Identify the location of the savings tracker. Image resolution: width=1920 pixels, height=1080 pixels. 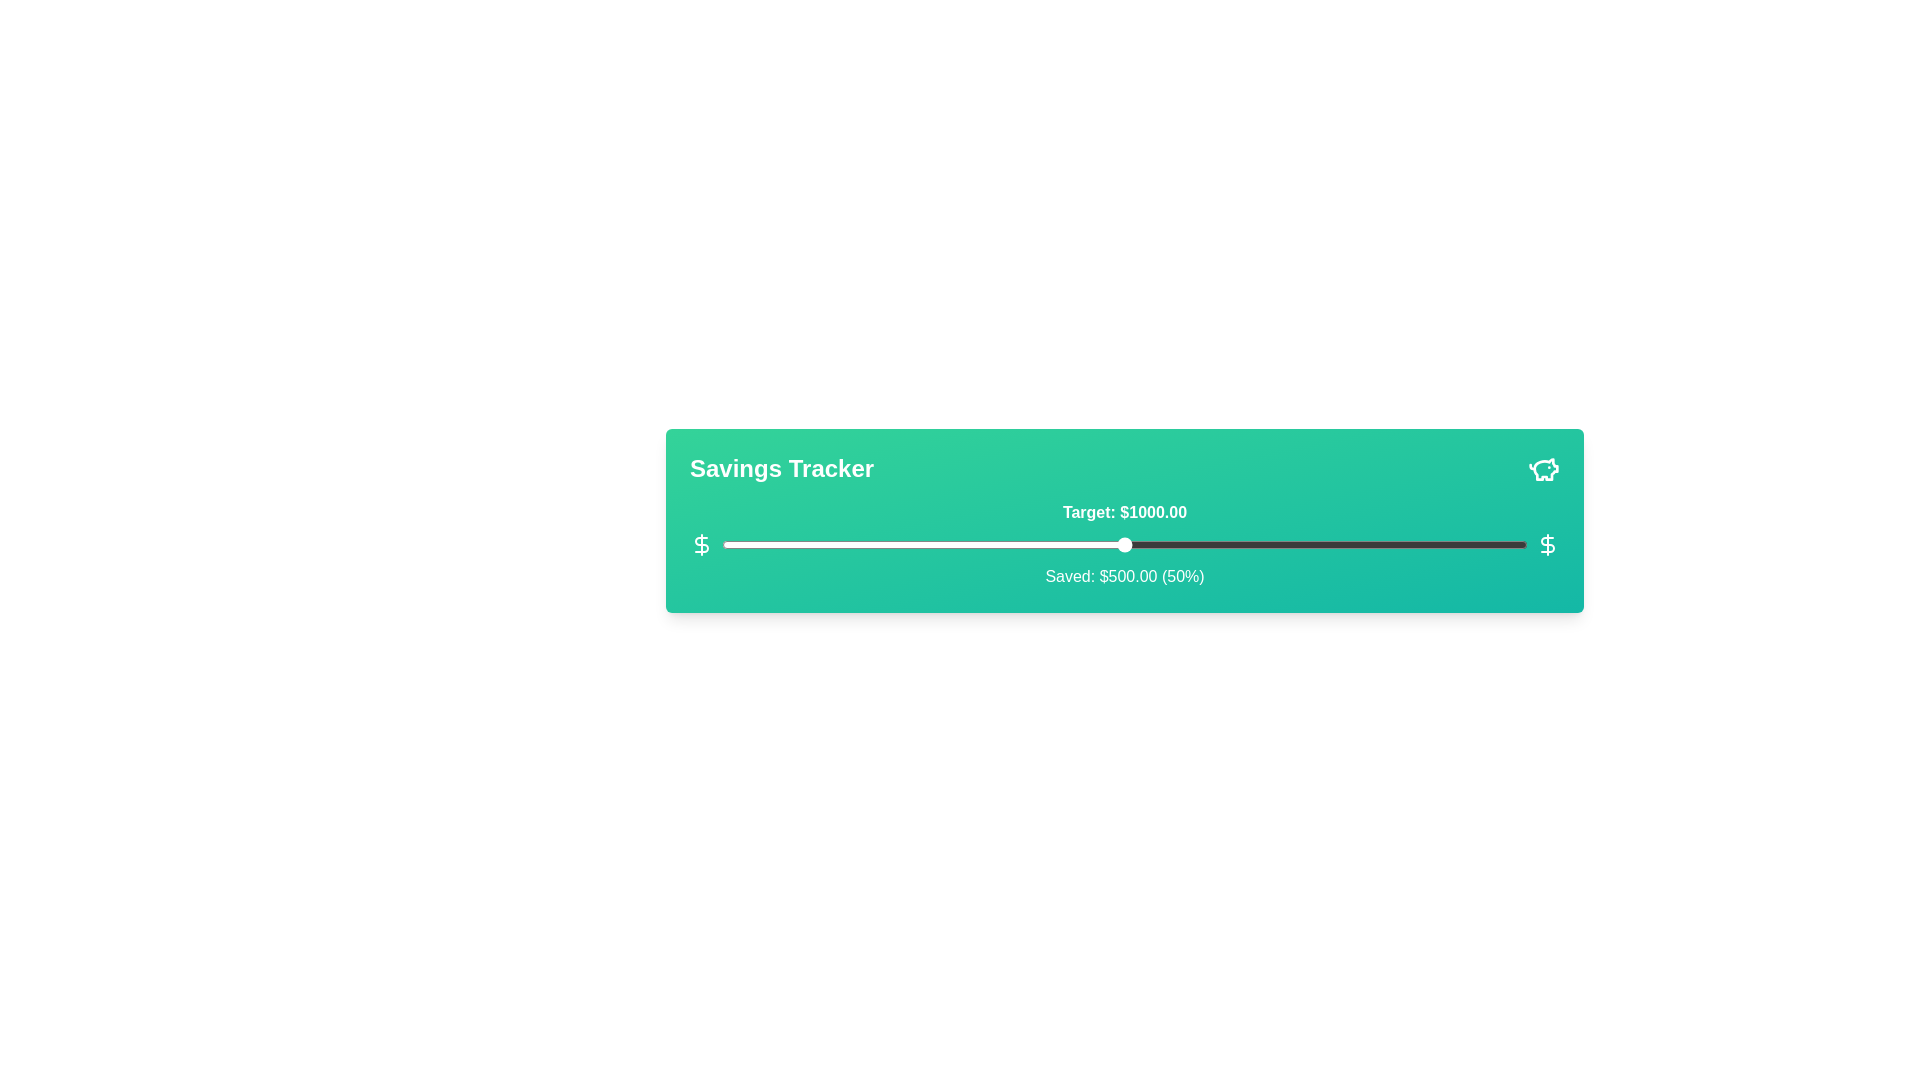
(834, 544).